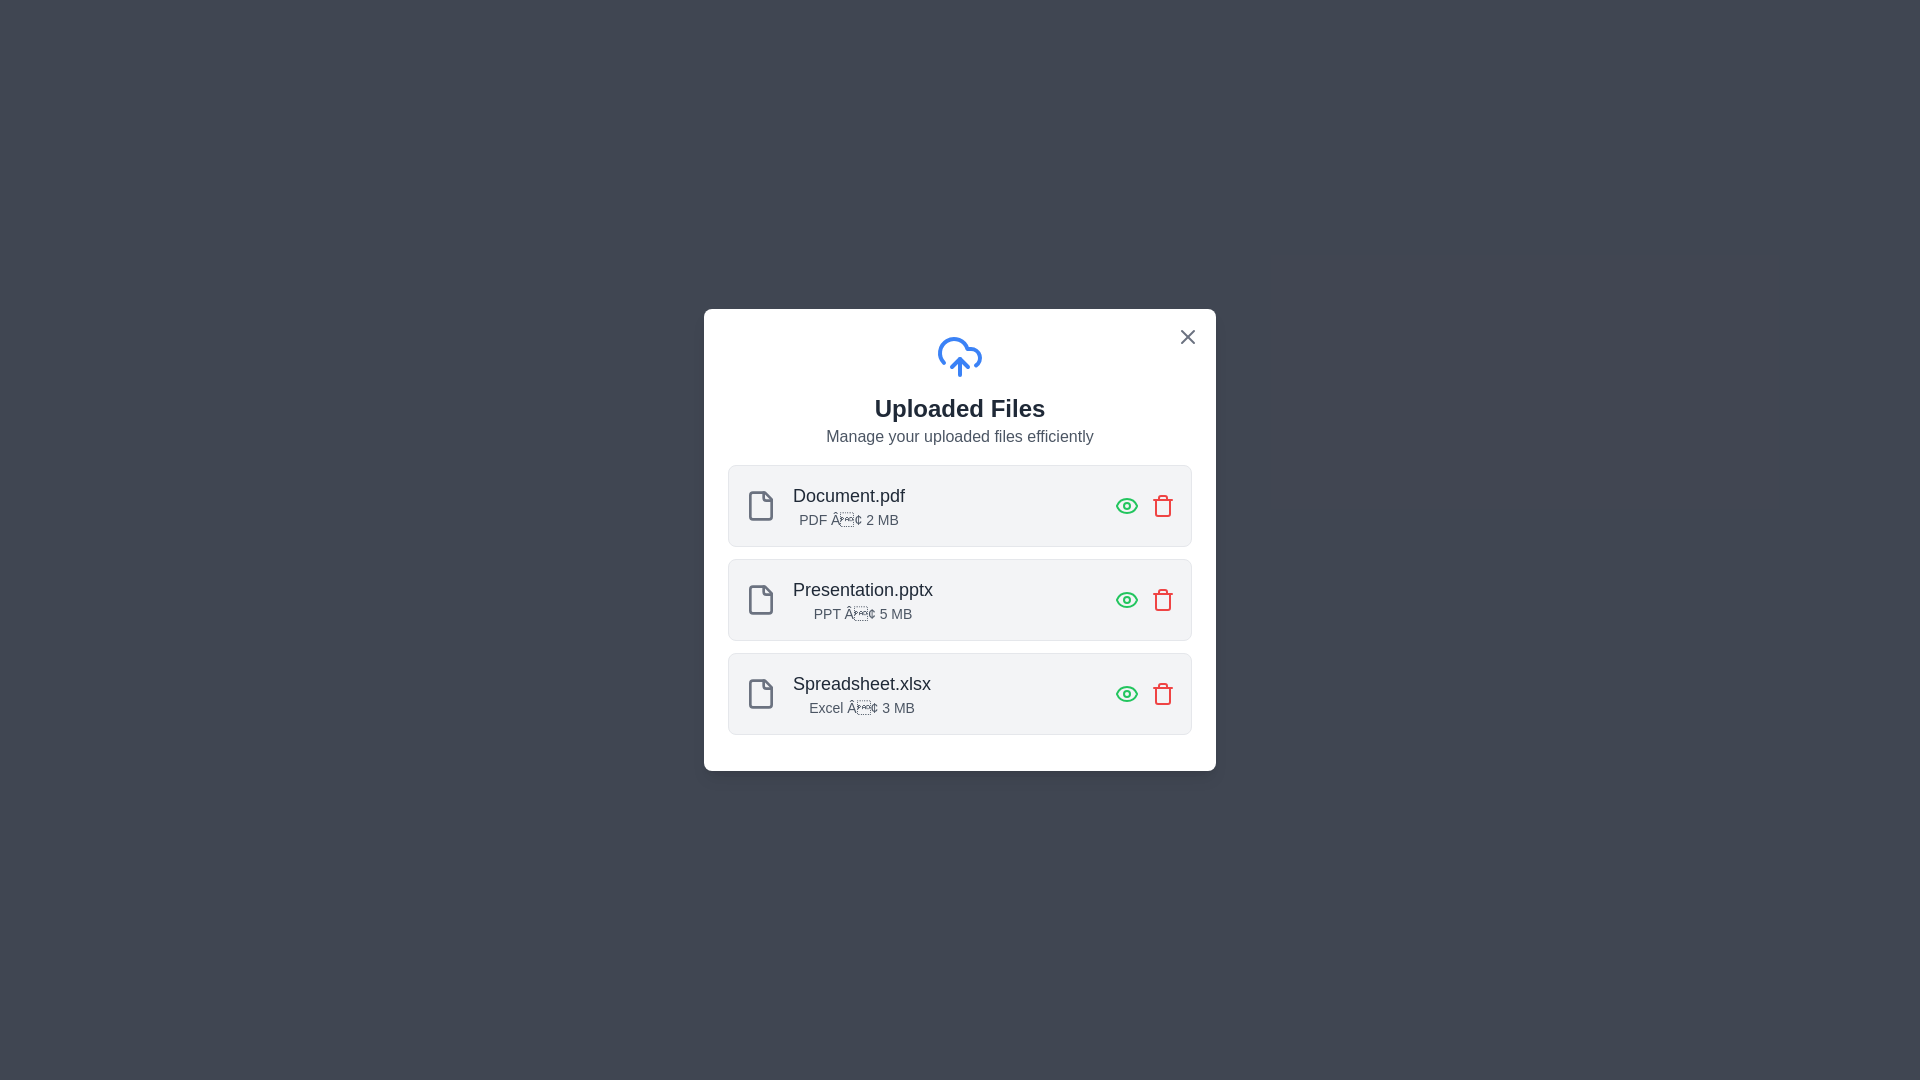 This screenshot has width=1920, height=1080. I want to click on metadata information from the static text label located below 'Presentation.pptx' in the second row of the file list within the 'Uploaded Files' modal dialog, so click(863, 612).